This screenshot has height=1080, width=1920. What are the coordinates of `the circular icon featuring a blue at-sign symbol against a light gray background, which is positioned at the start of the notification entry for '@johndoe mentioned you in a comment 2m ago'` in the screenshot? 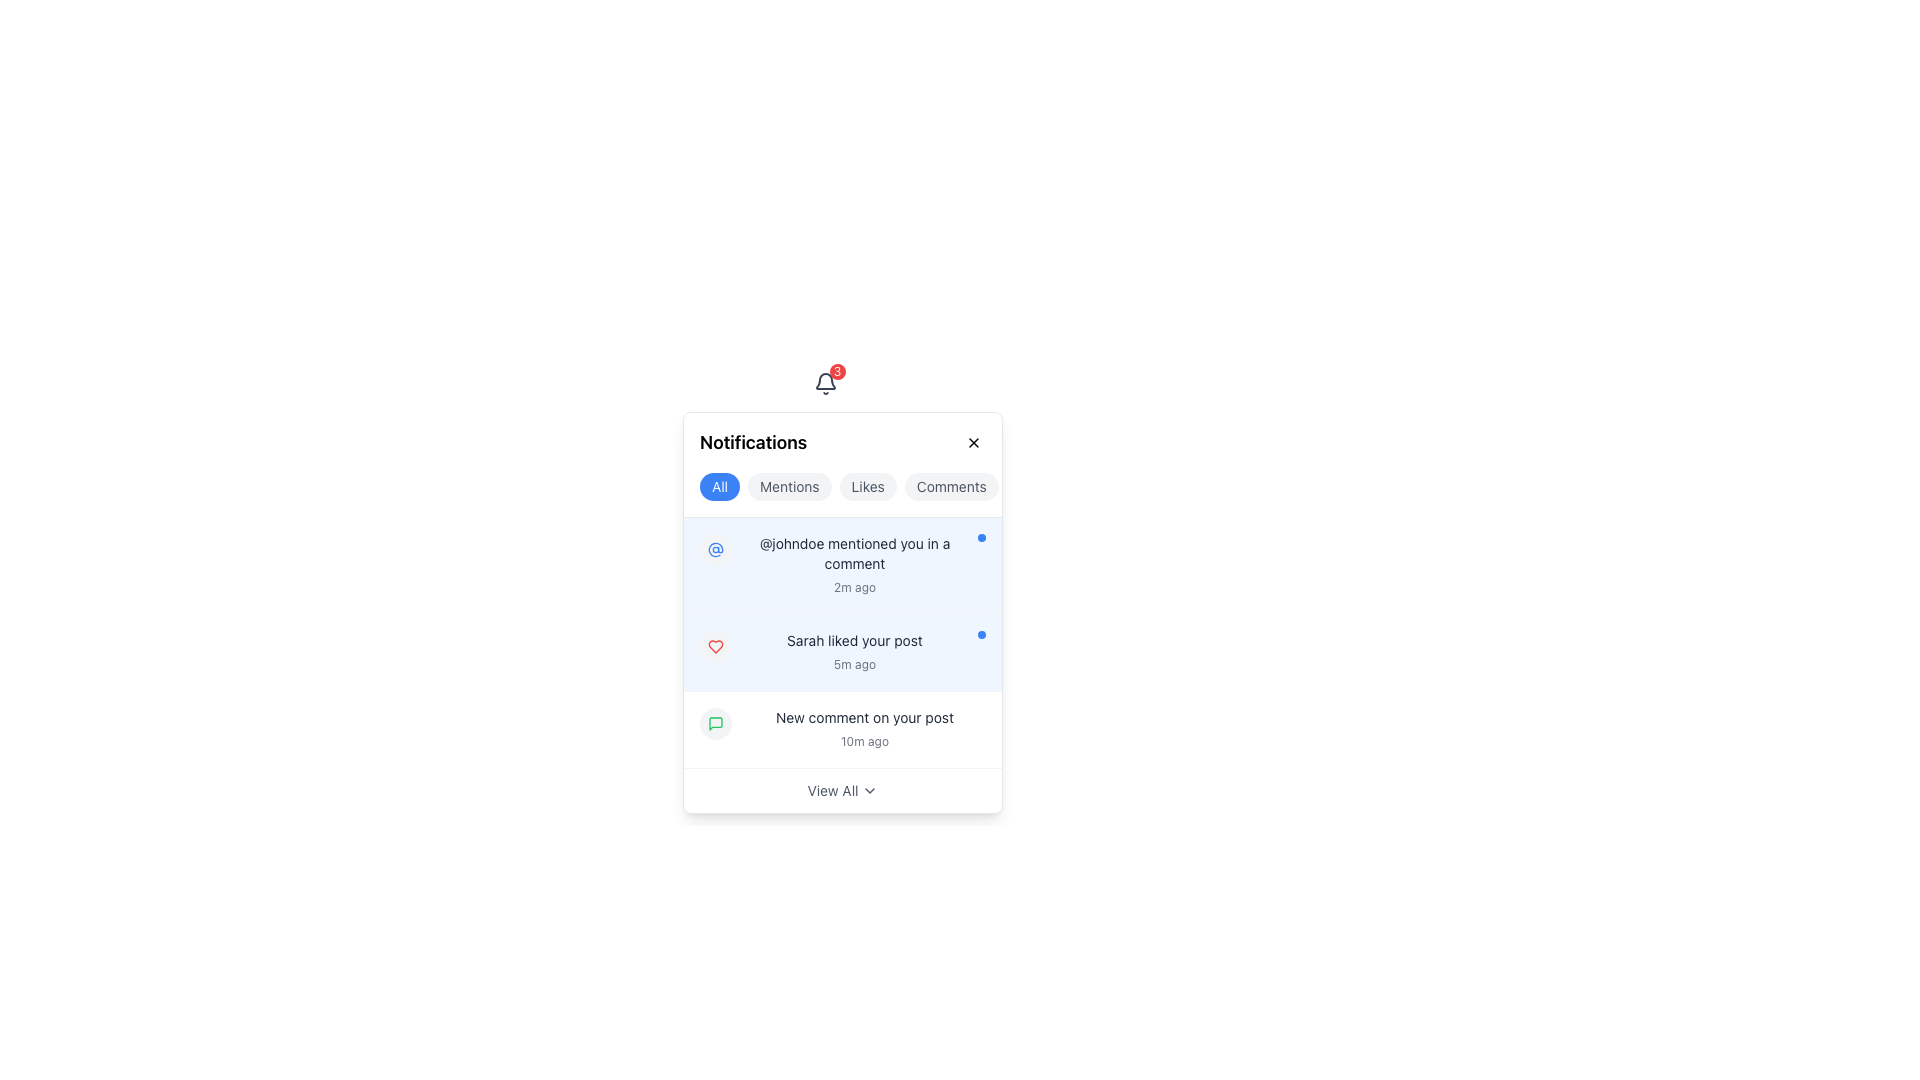 It's located at (715, 550).